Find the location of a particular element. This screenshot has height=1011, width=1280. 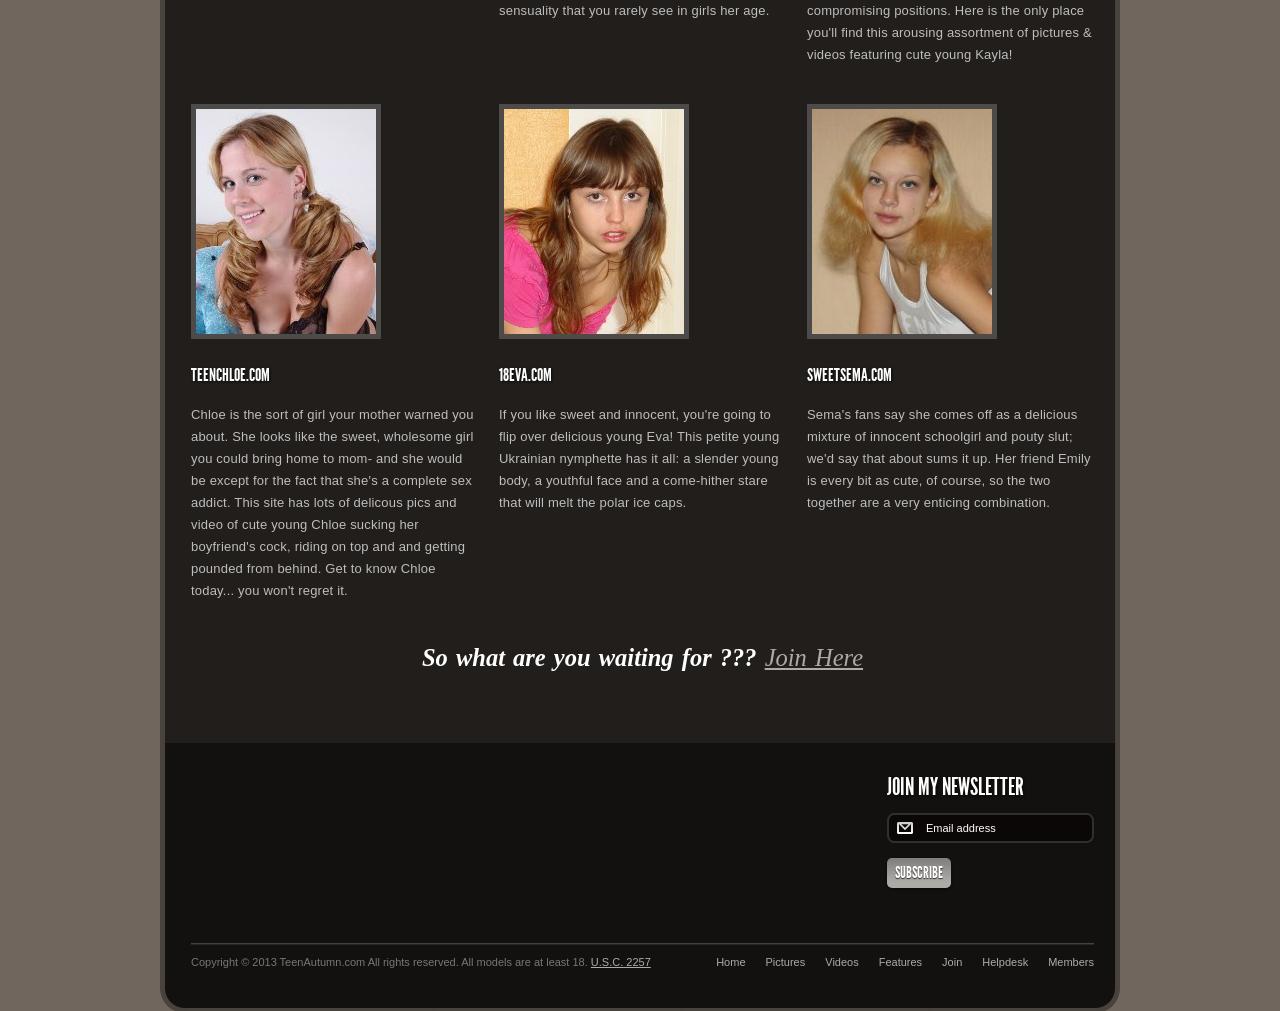

'If you like sweet and innocent, you're going to flip over delicious young Eva! This petite young Ukrainian nymphette has it all: a slender young body, a youthful face and a come-hither stare that will melt the polar ice caps.' is located at coordinates (637, 457).